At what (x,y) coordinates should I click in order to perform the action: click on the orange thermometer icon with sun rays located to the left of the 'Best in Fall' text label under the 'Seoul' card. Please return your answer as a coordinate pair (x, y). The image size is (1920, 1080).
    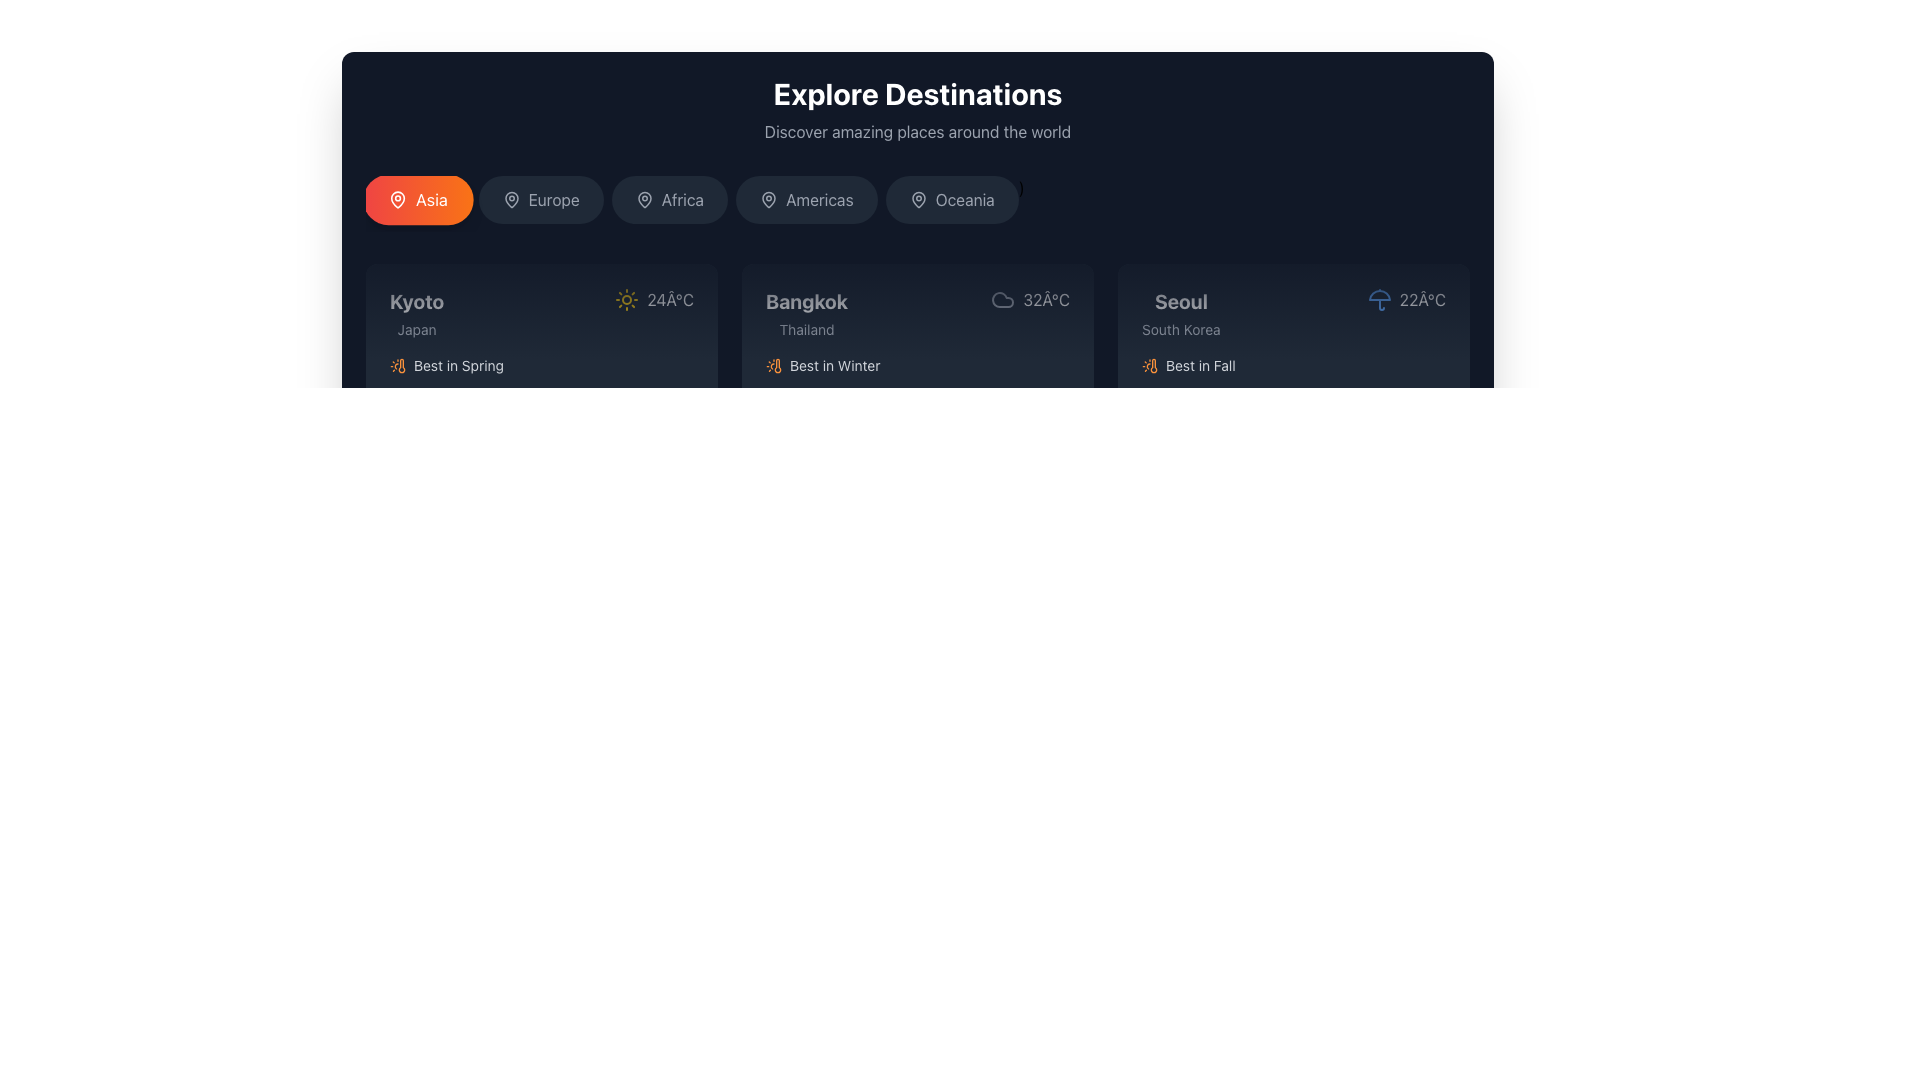
    Looking at the image, I should click on (1150, 366).